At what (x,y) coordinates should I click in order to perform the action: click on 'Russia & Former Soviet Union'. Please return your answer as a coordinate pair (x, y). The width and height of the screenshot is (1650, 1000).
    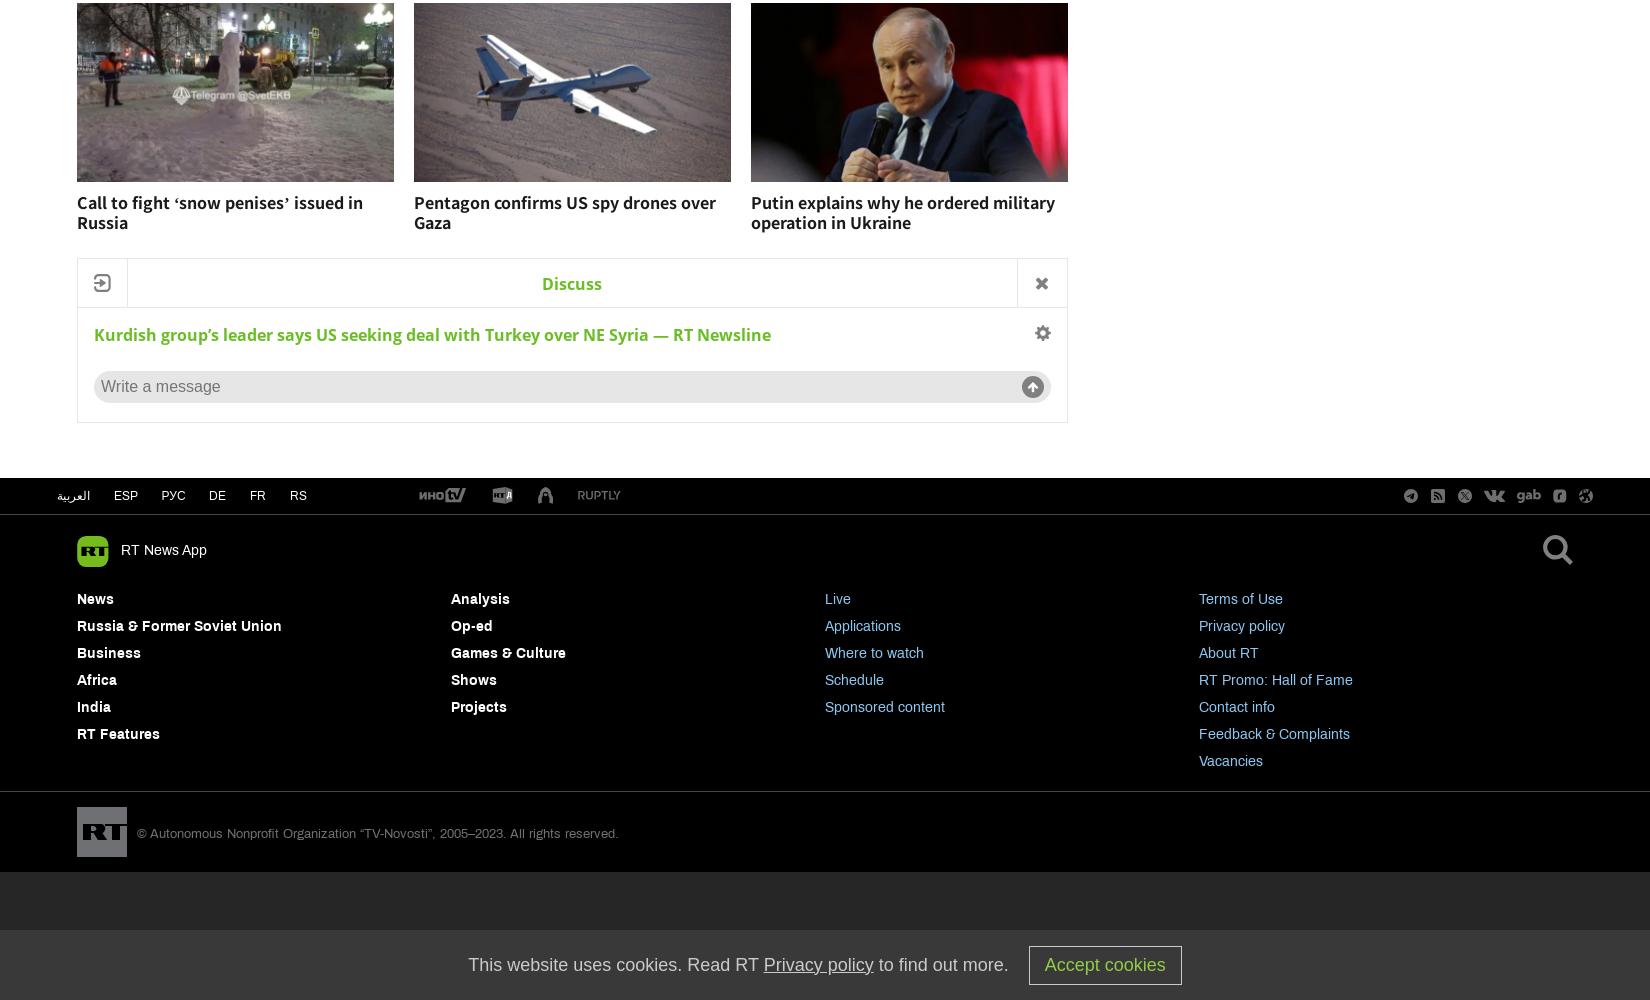
    Looking at the image, I should click on (179, 626).